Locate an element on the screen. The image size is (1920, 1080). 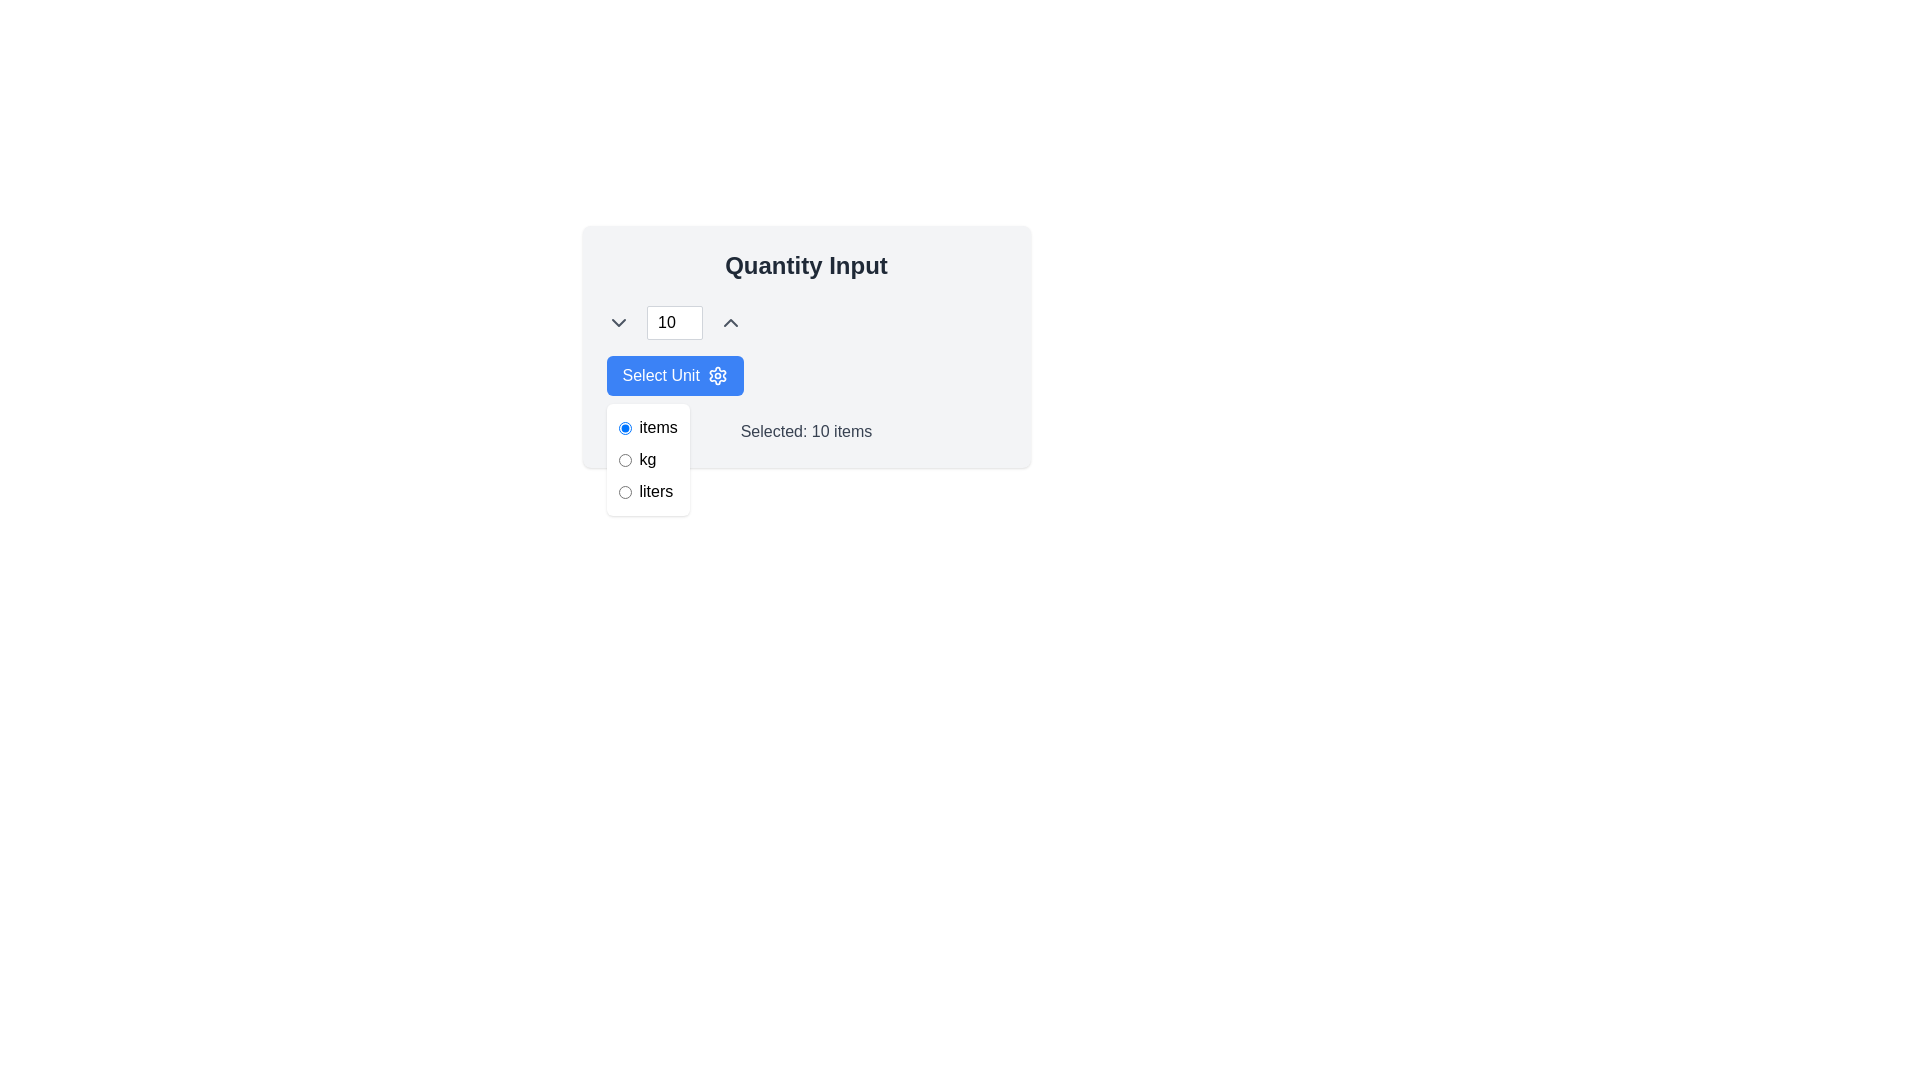
the radio button labeled 'liters' is located at coordinates (648, 492).